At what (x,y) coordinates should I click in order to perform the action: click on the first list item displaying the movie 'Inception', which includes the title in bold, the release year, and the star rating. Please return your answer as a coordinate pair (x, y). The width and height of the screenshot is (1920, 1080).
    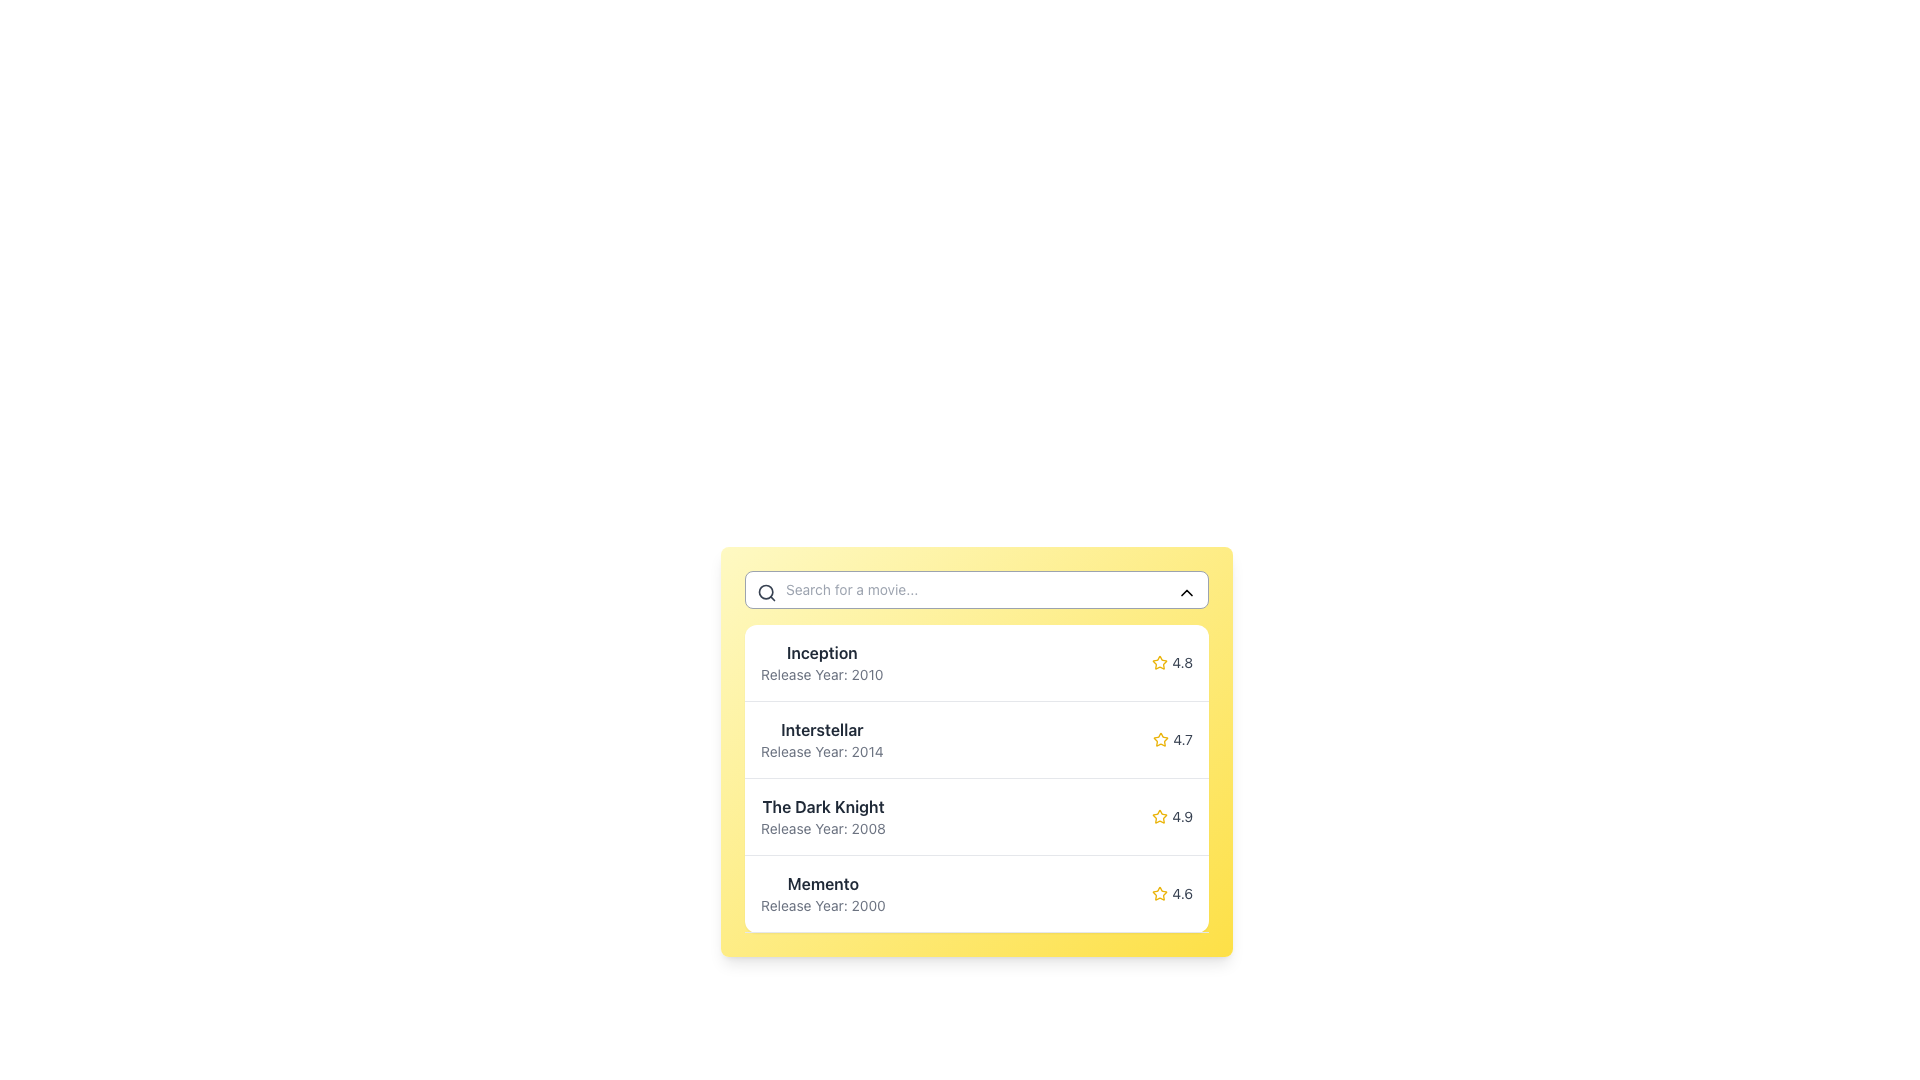
    Looking at the image, I should click on (977, 663).